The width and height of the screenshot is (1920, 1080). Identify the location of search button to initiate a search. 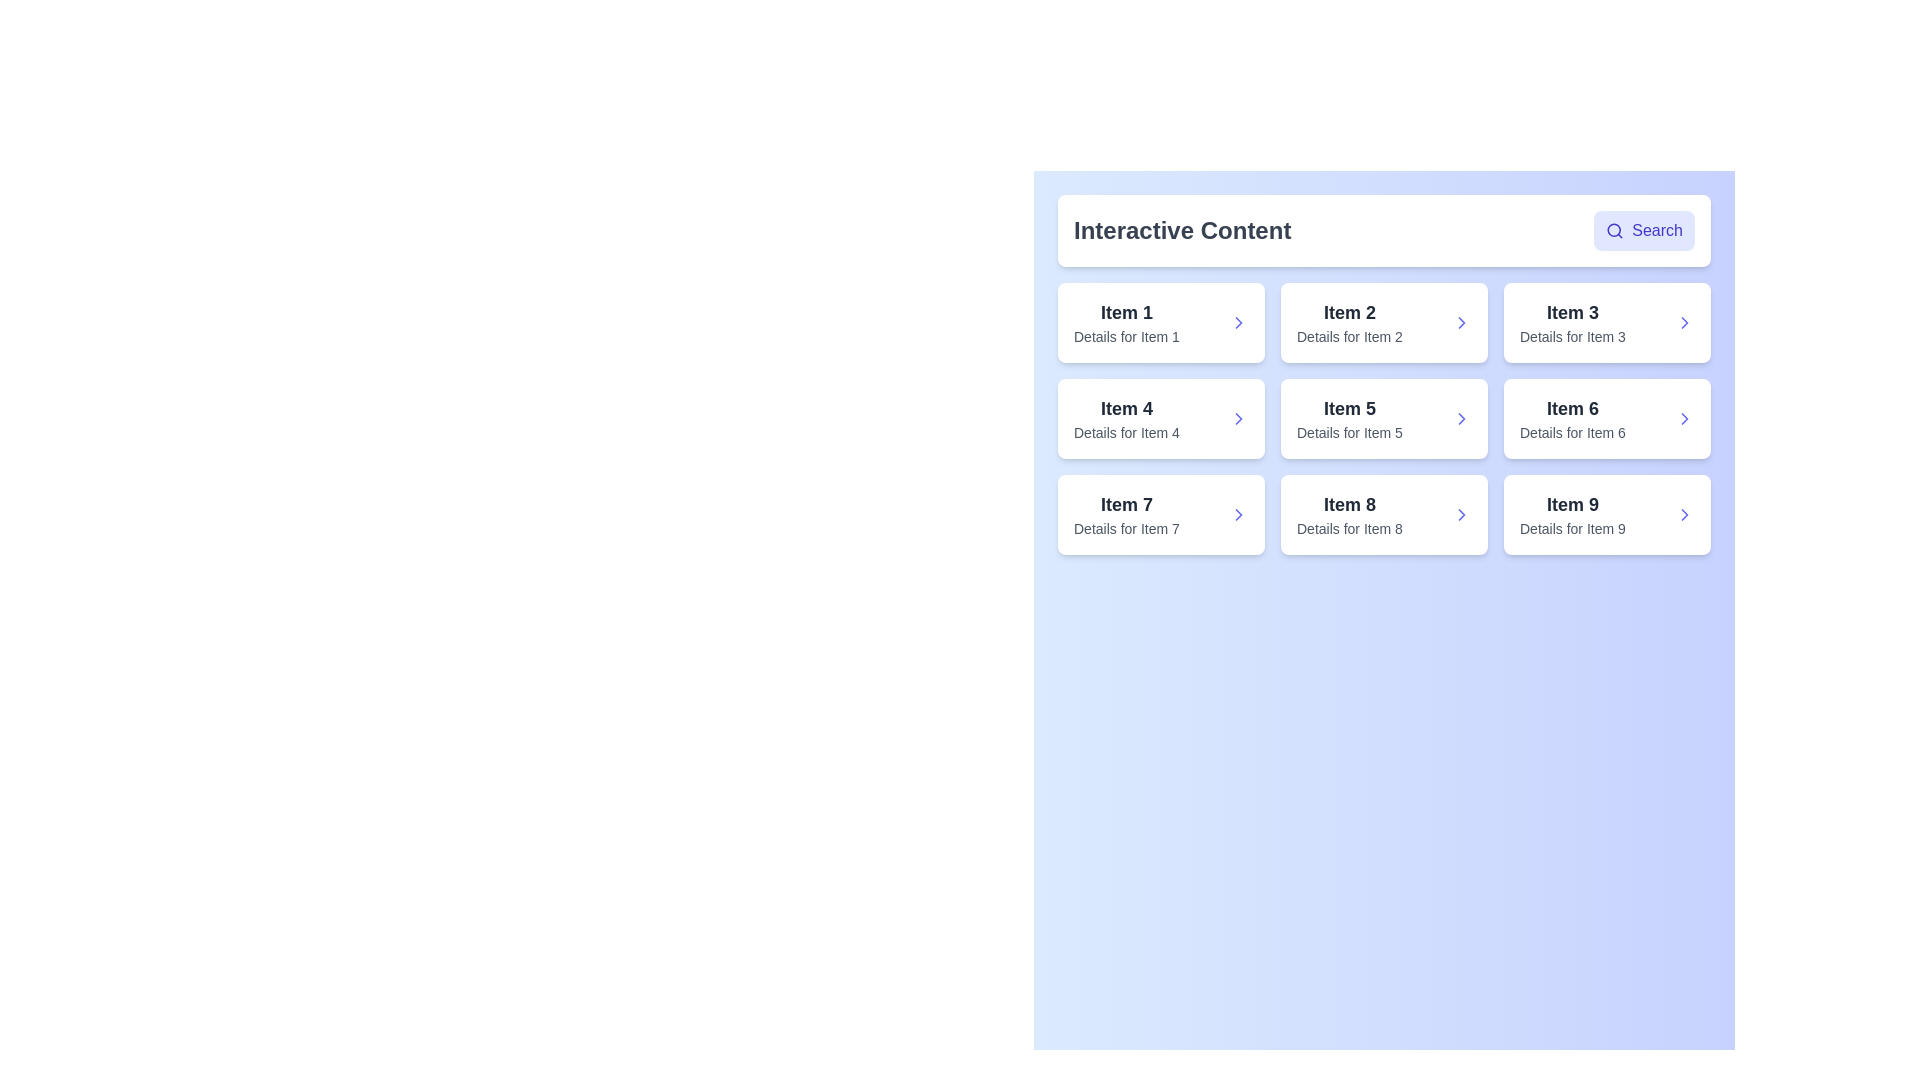
(1643, 230).